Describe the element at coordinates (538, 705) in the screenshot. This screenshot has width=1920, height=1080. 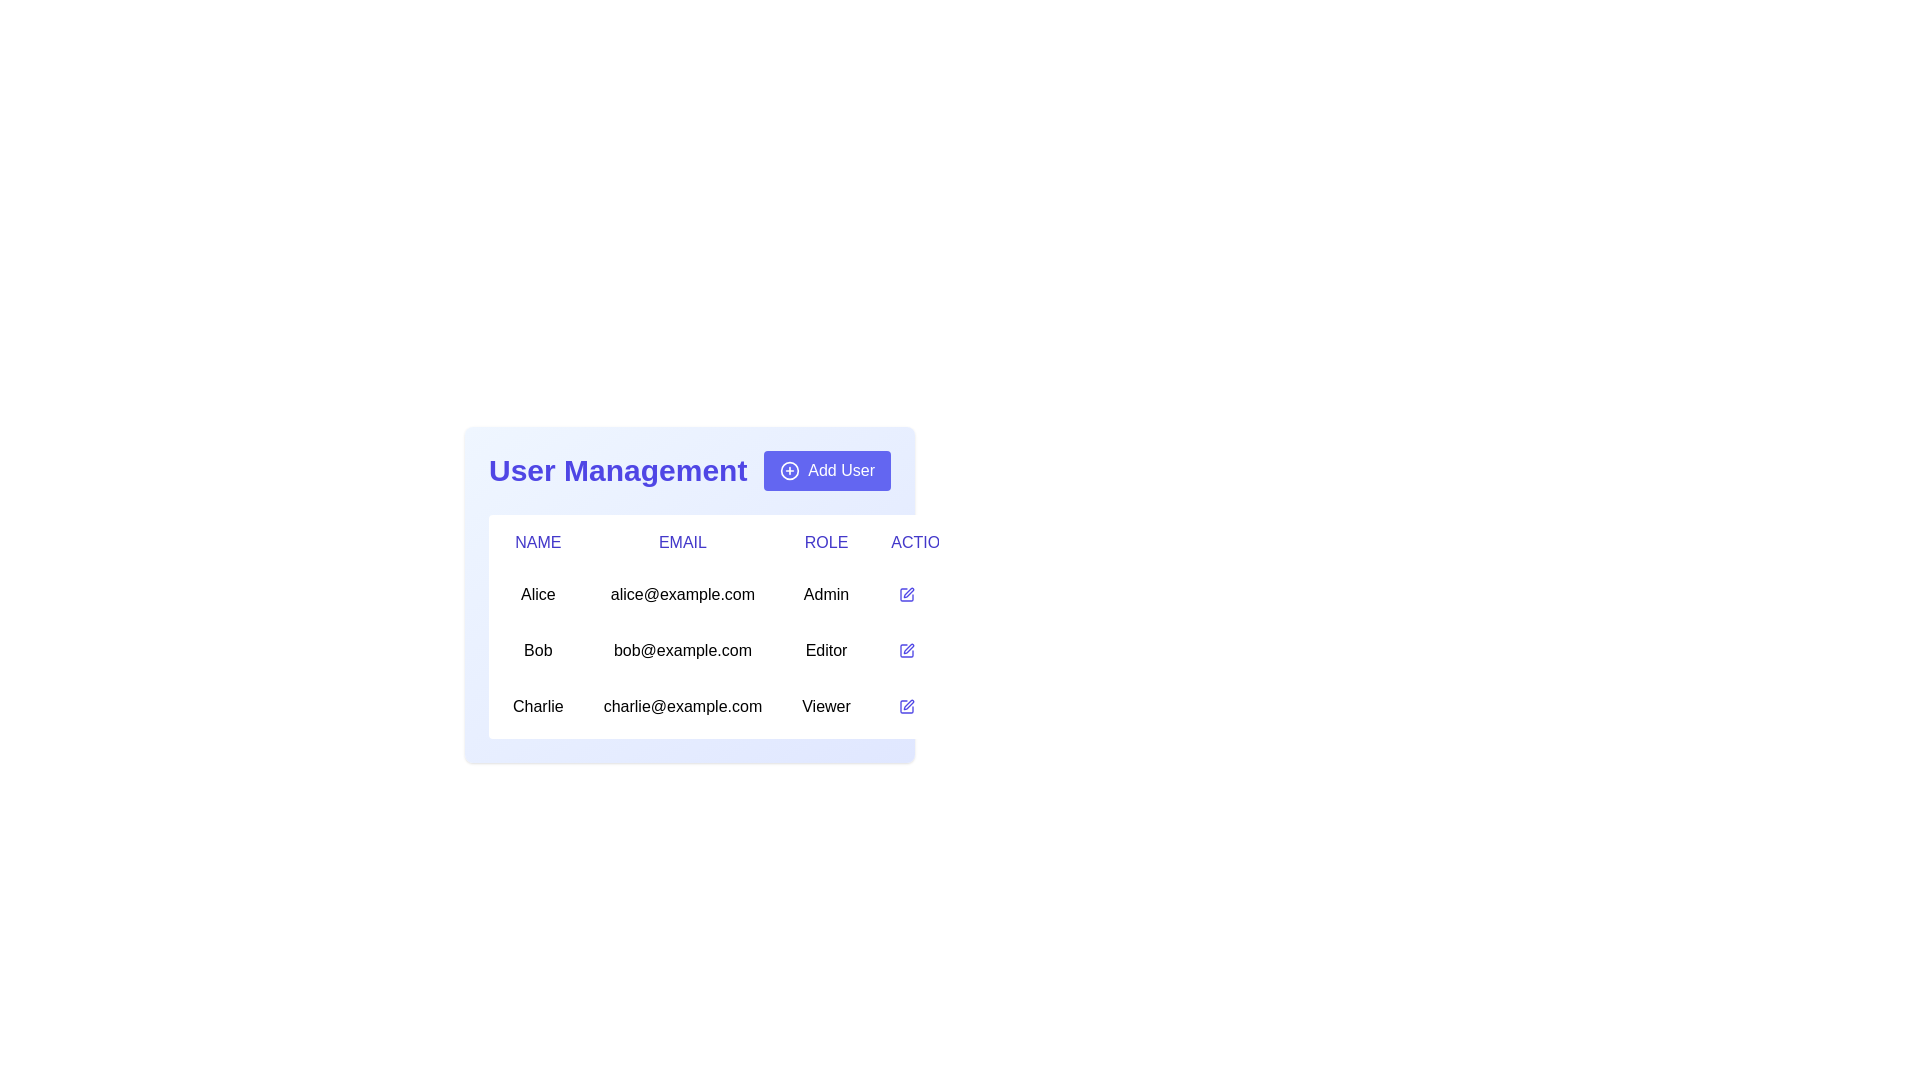
I see `the user's display name in the user management table, which is the first item under the 'Name' column in the third row` at that location.